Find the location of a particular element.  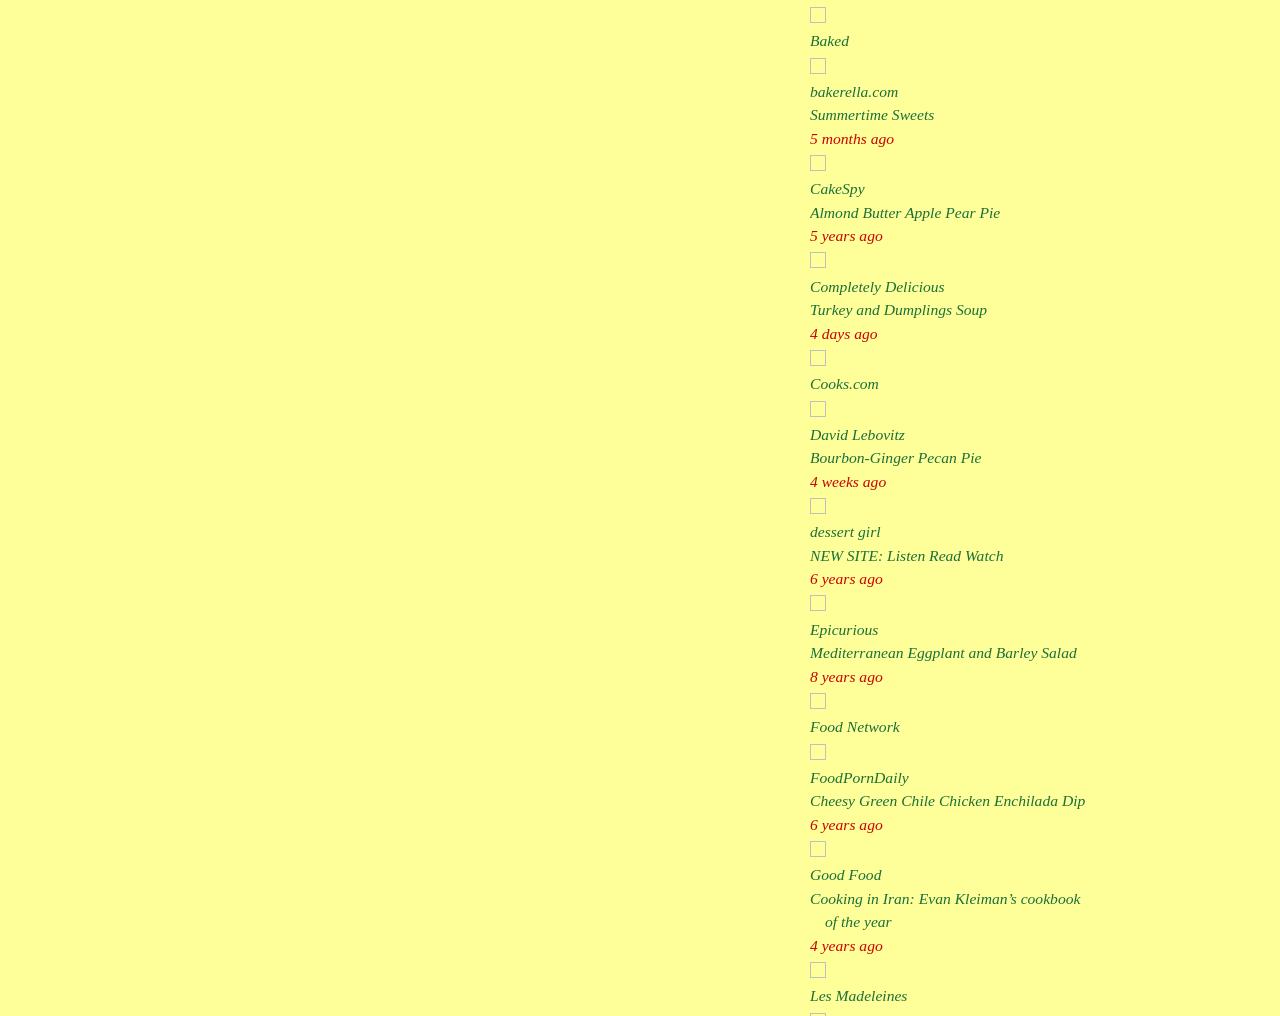

'CakeSpy' is located at coordinates (836, 187).